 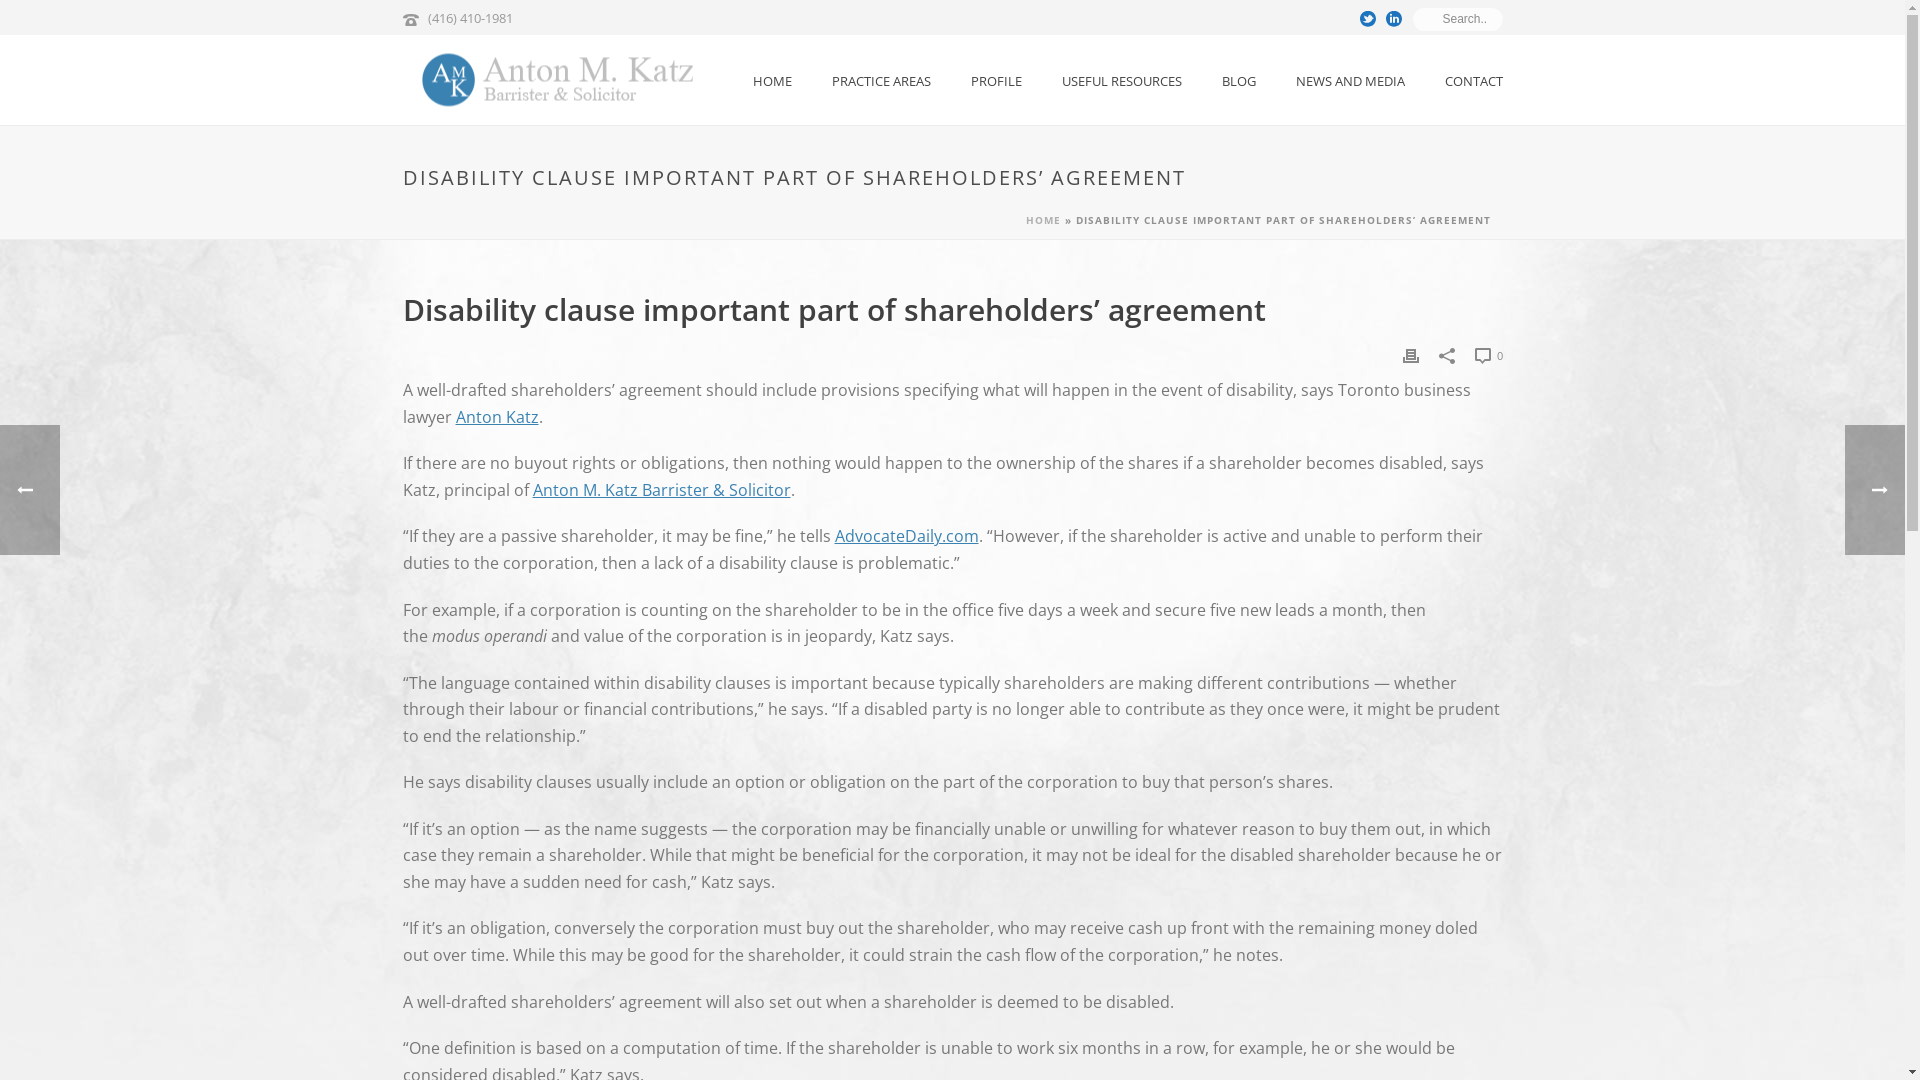 I want to click on 'PRACTICE AREAS', so click(x=880, y=80).